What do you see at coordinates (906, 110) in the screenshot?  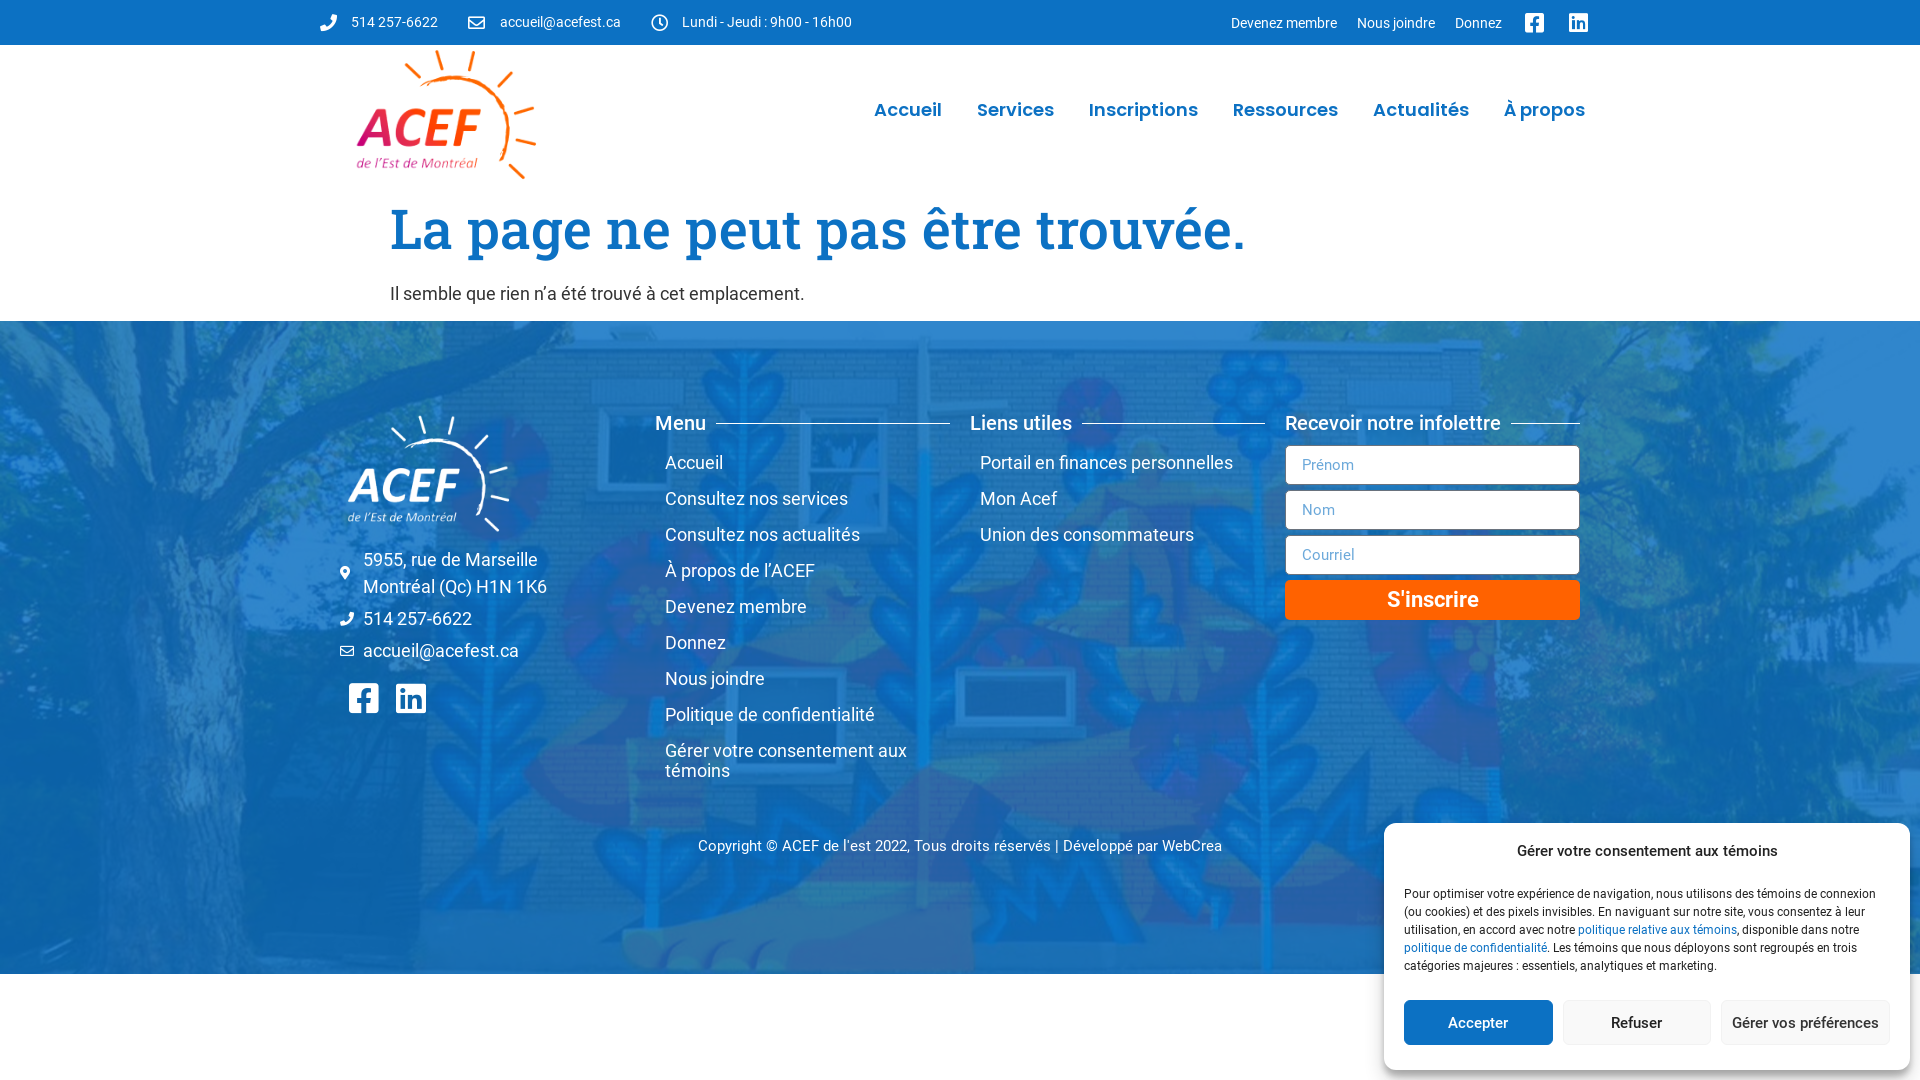 I see `'Accueil'` at bounding box center [906, 110].